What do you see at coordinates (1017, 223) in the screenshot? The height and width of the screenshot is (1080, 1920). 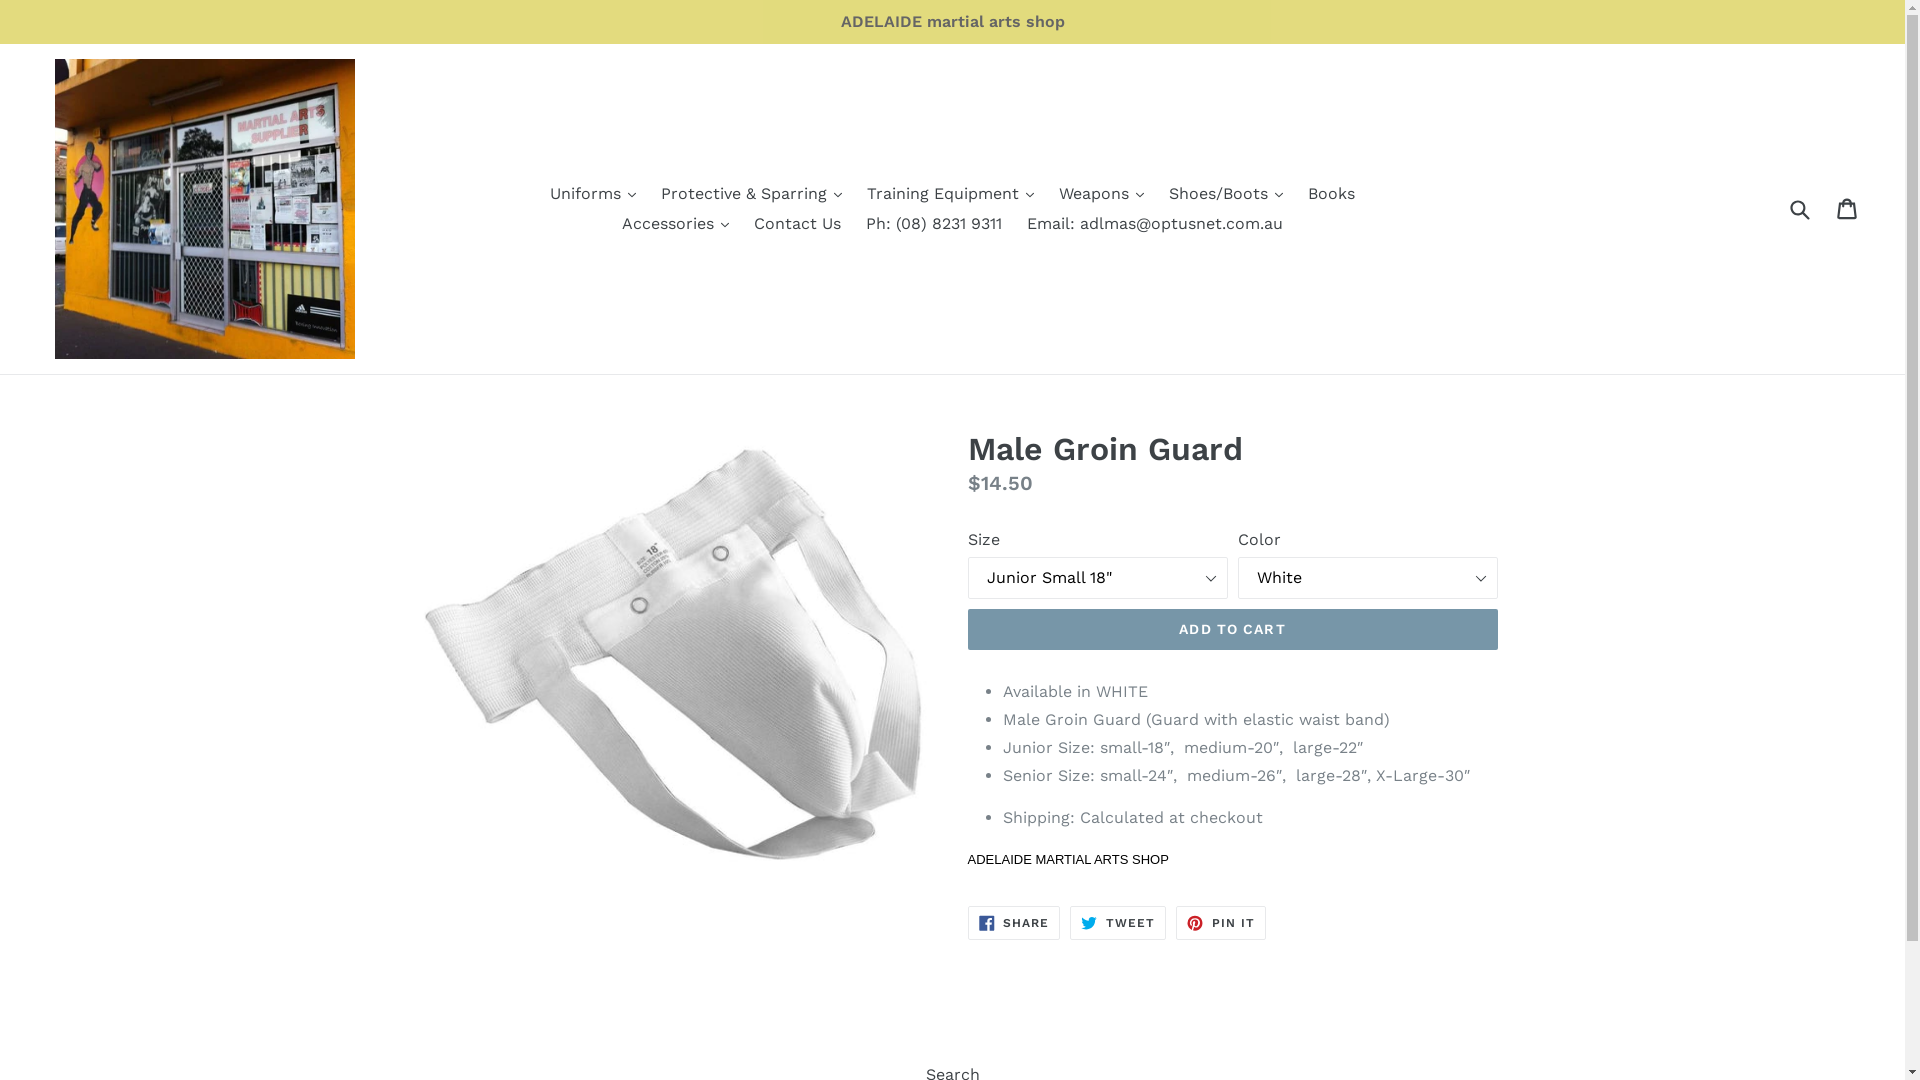 I see `'Email: adlmas@optusnet.com.au'` at bounding box center [1017, 223].